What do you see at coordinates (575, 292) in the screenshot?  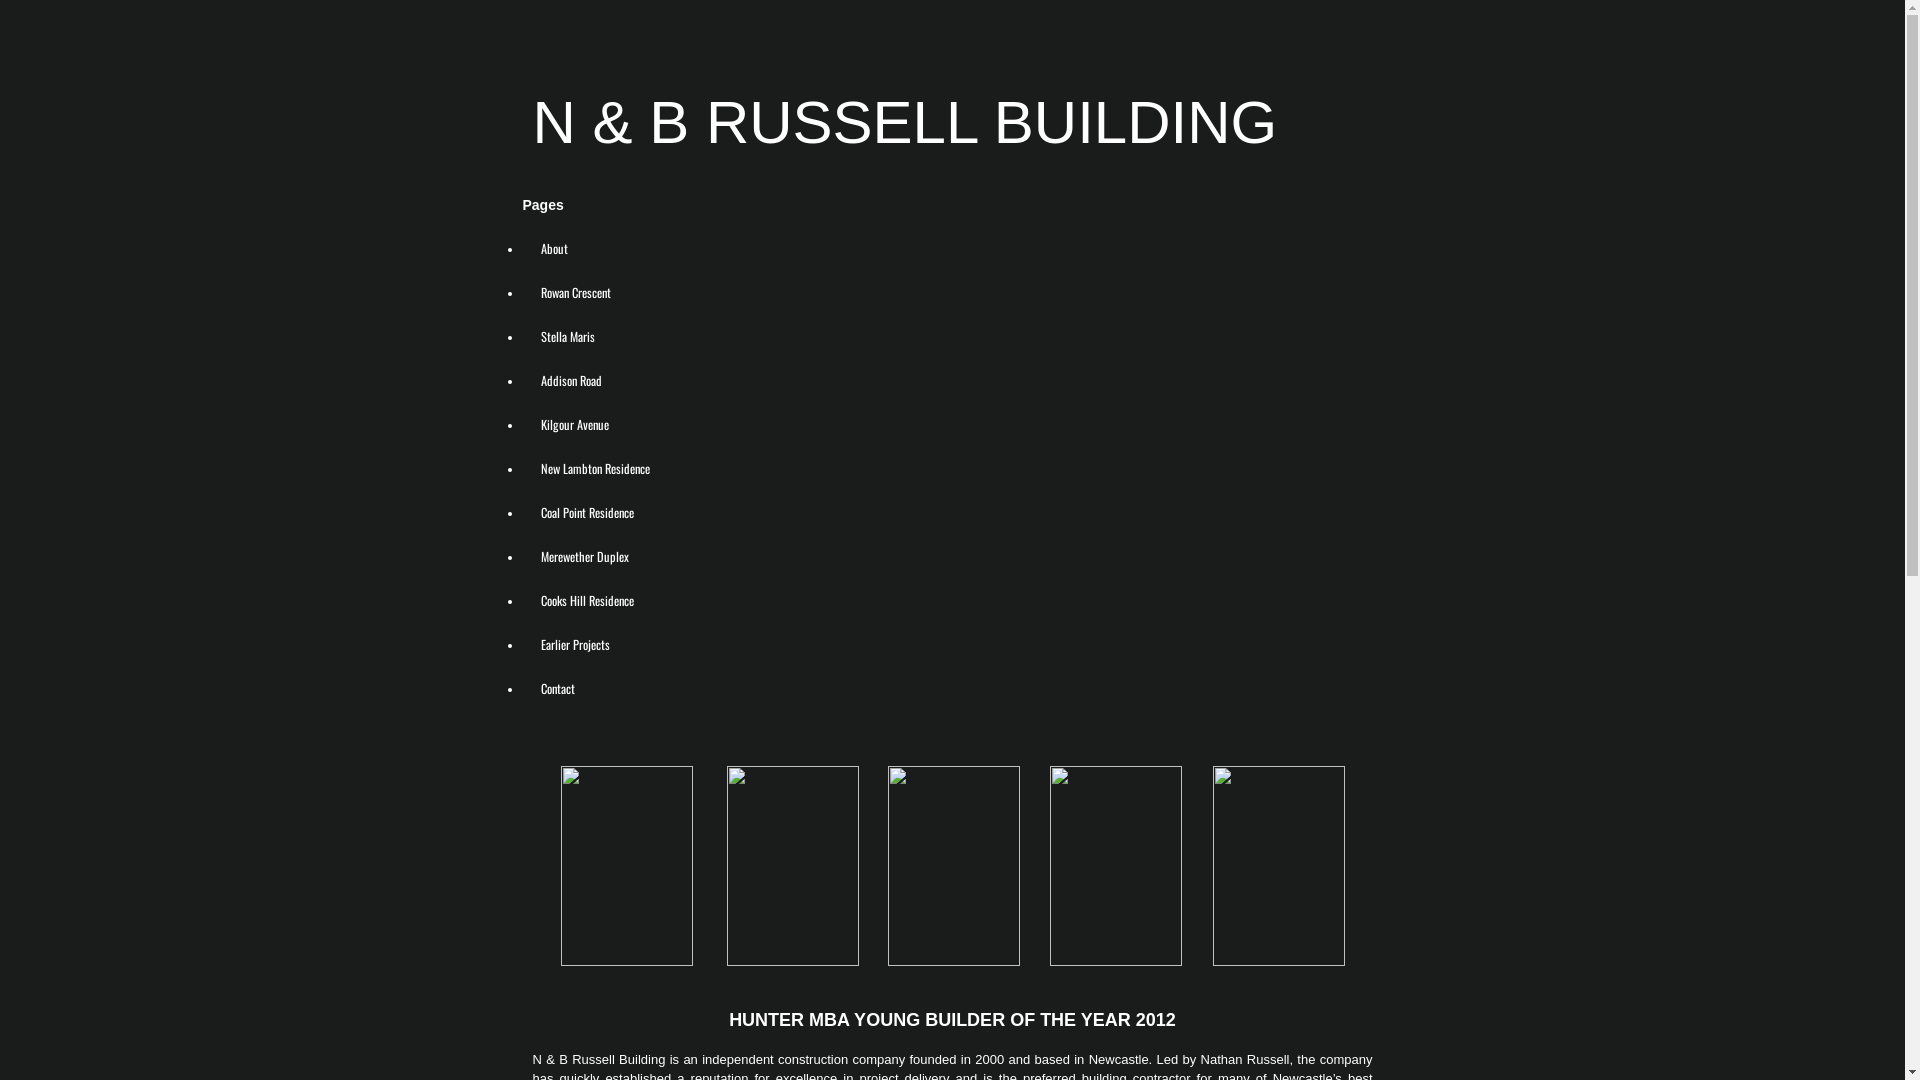 I see `'Rowan Crescent'` at bounding box center [575, 292].